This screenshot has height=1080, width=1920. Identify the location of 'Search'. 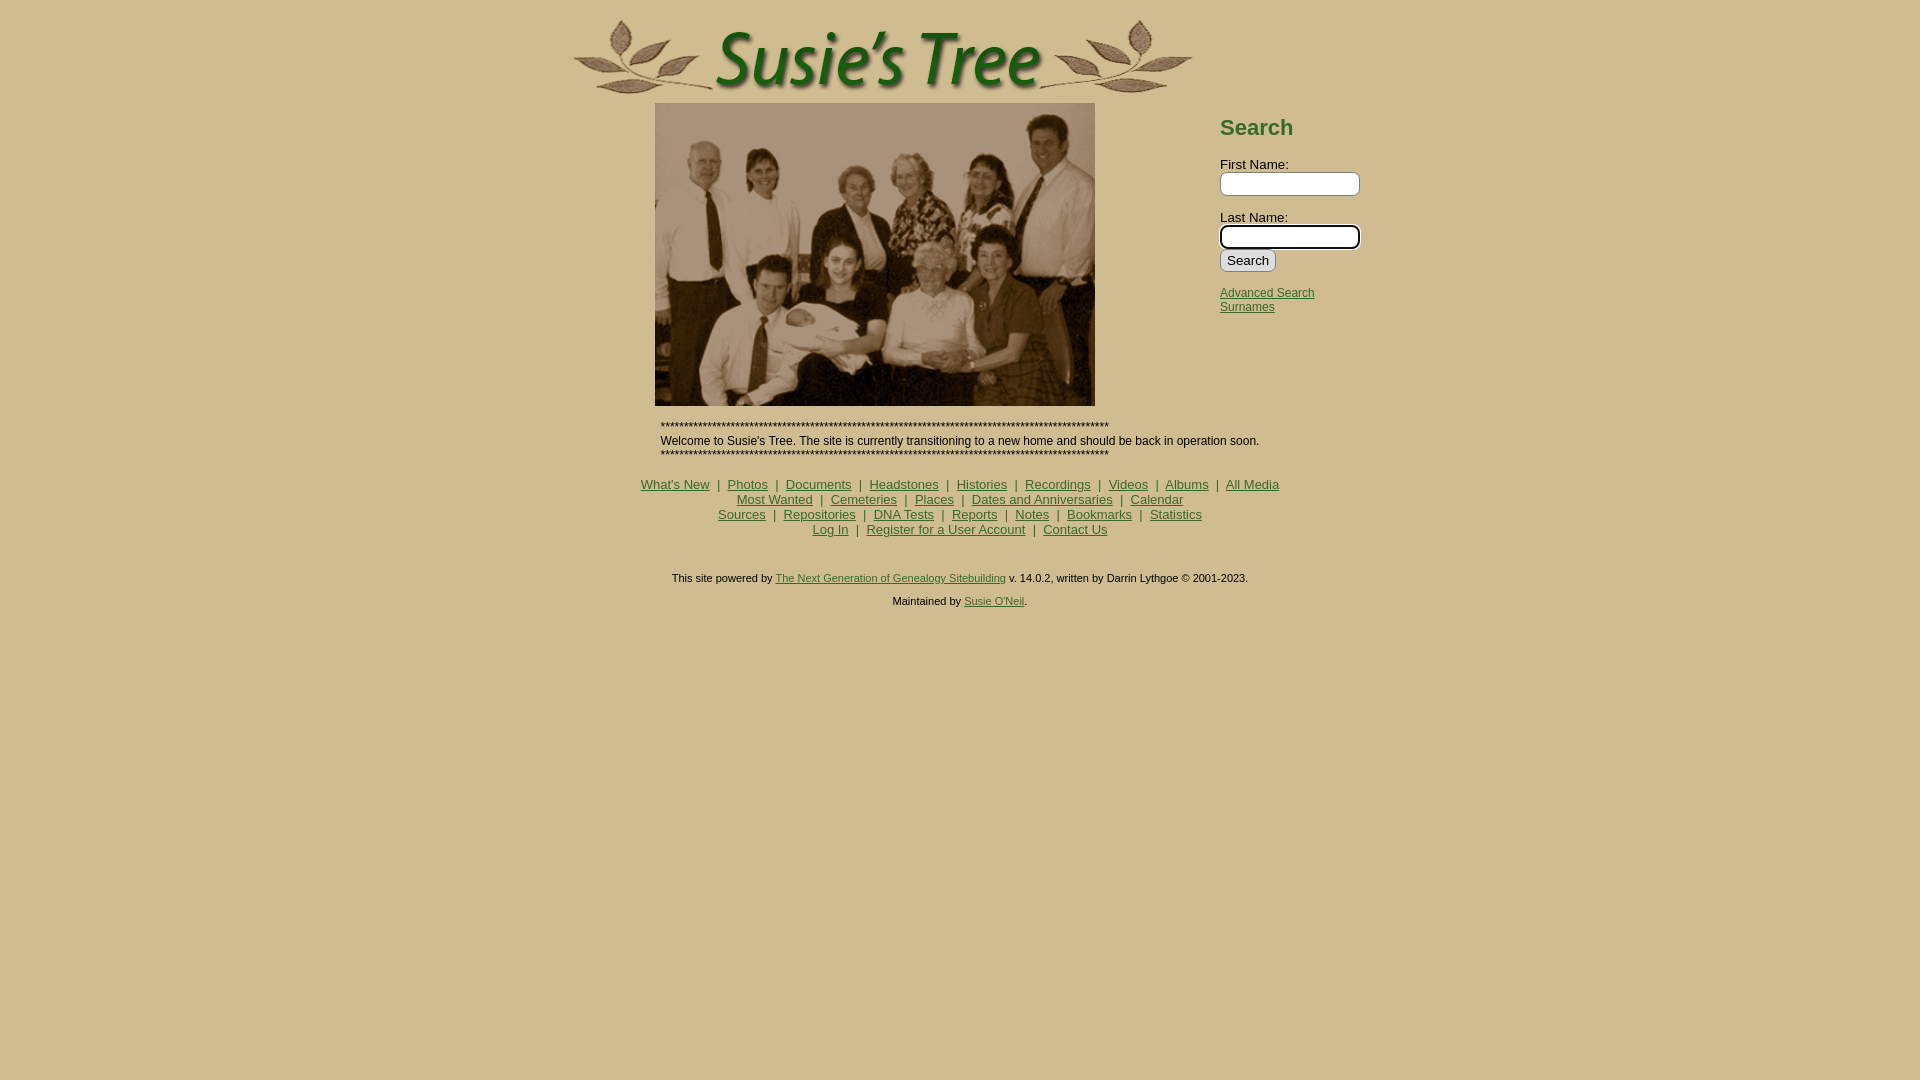
(1247, 259).